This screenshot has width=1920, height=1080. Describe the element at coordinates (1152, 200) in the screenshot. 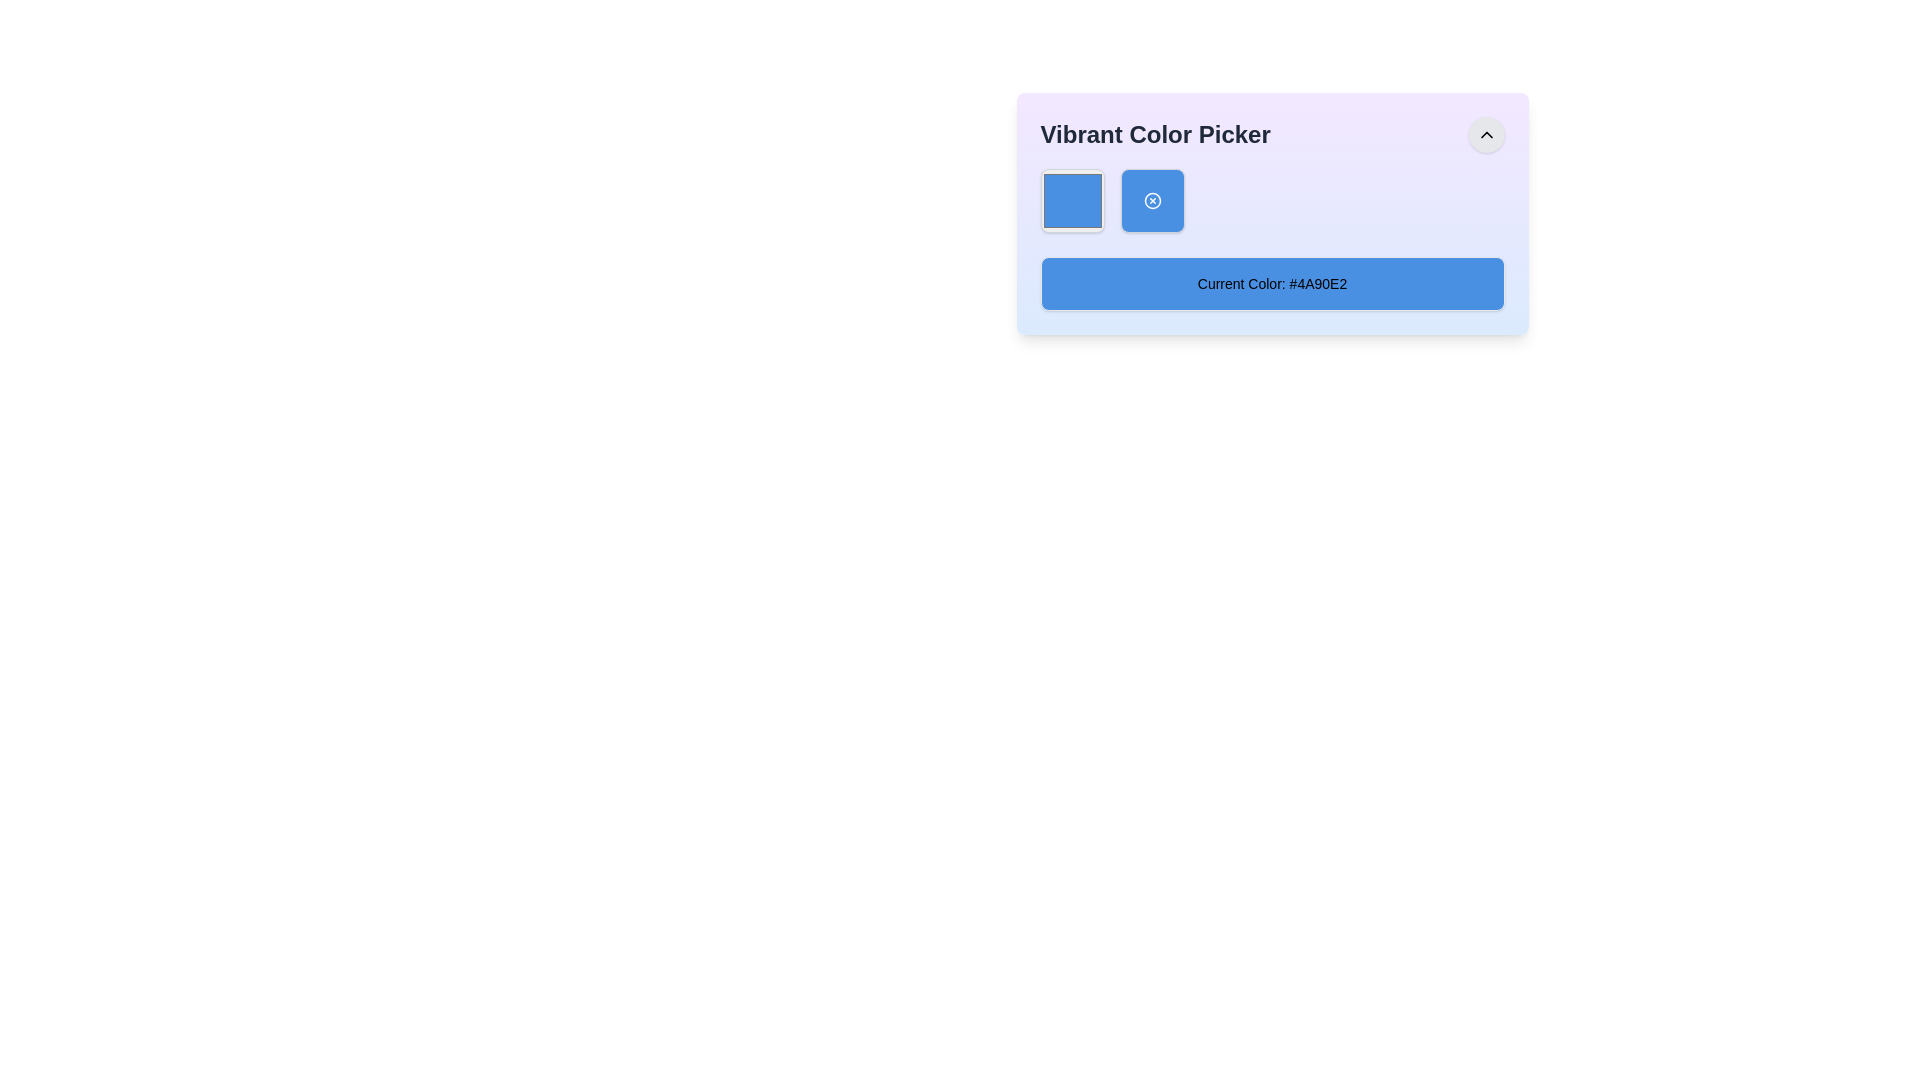

I see `the blue square-shaped button with rounded corners and a centered circle with a cross icon for interaction` at that location.